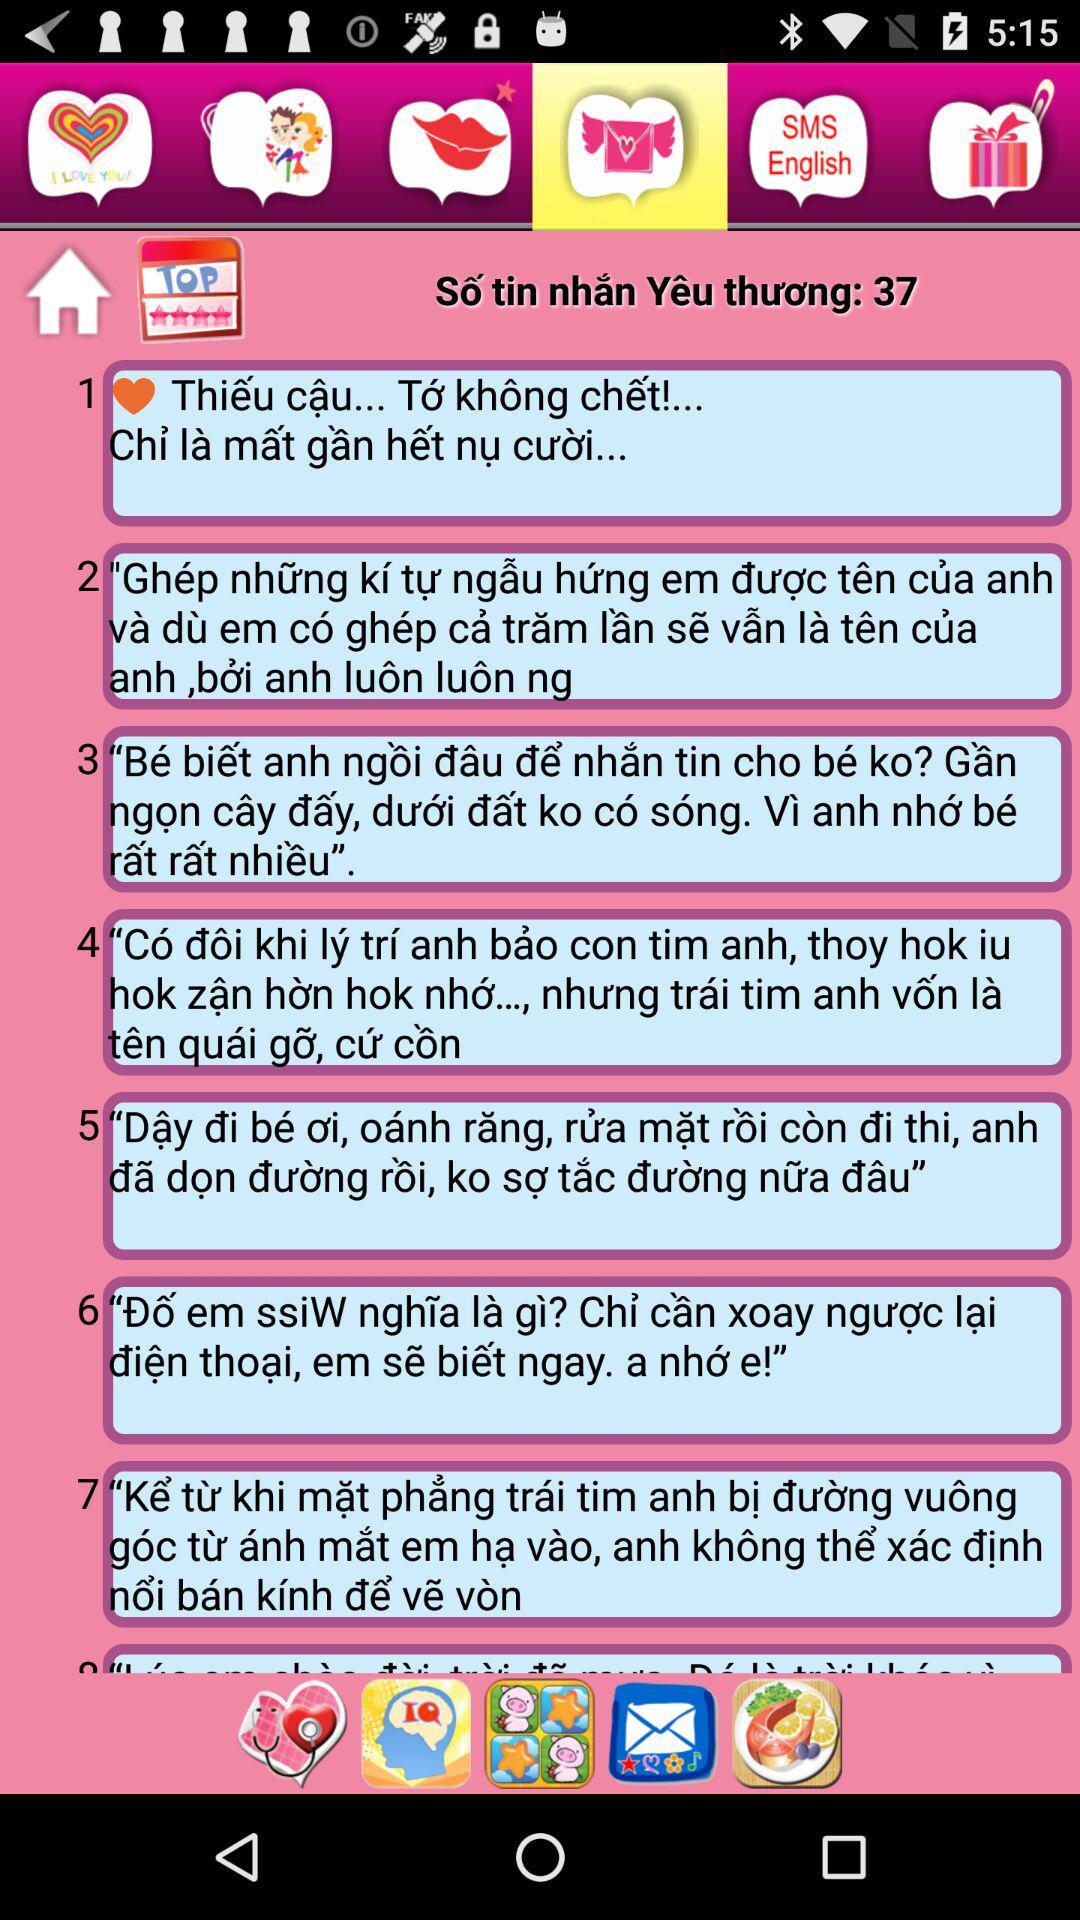  What do you see at coordinates (54, 1172) in the screenshot?
I see `5 icon` at bounding box center [54, 1172].